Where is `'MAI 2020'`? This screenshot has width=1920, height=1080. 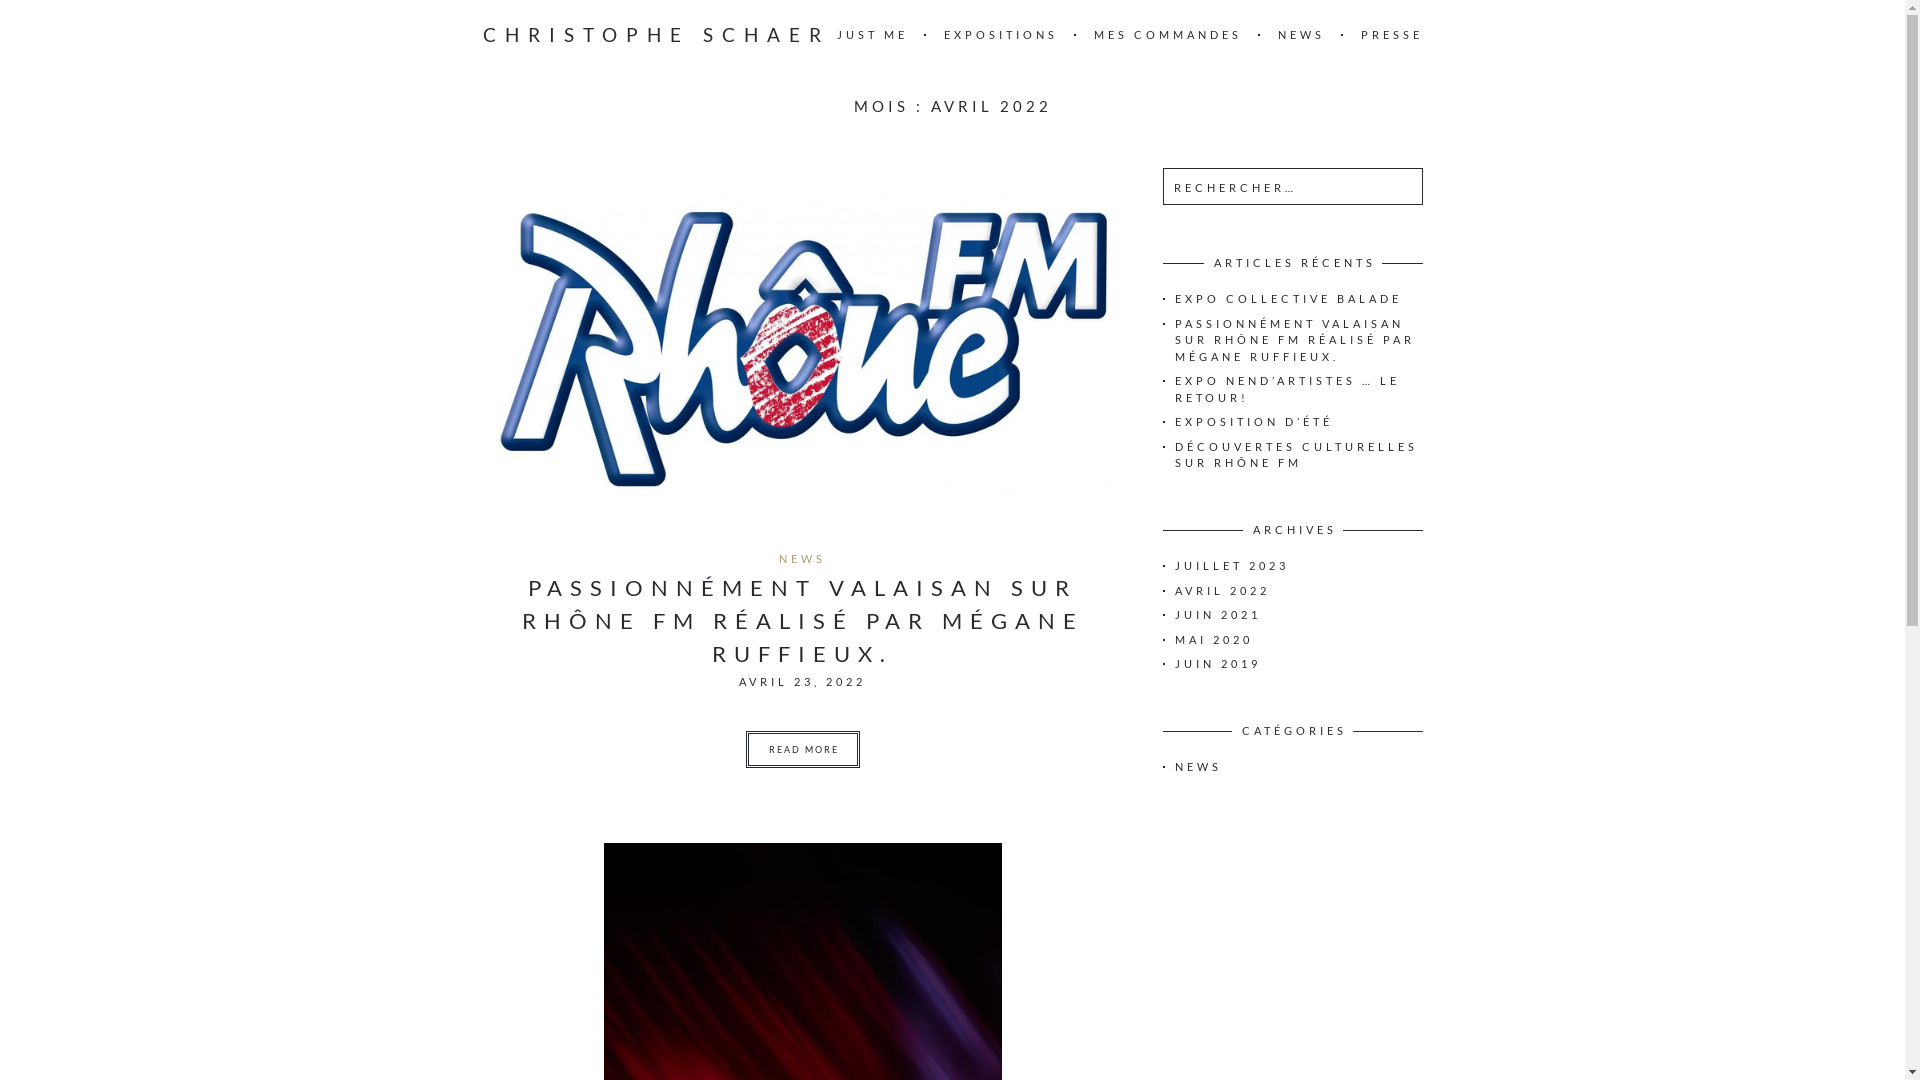 'MAI 2020' is located at coordinates (1212, 638).